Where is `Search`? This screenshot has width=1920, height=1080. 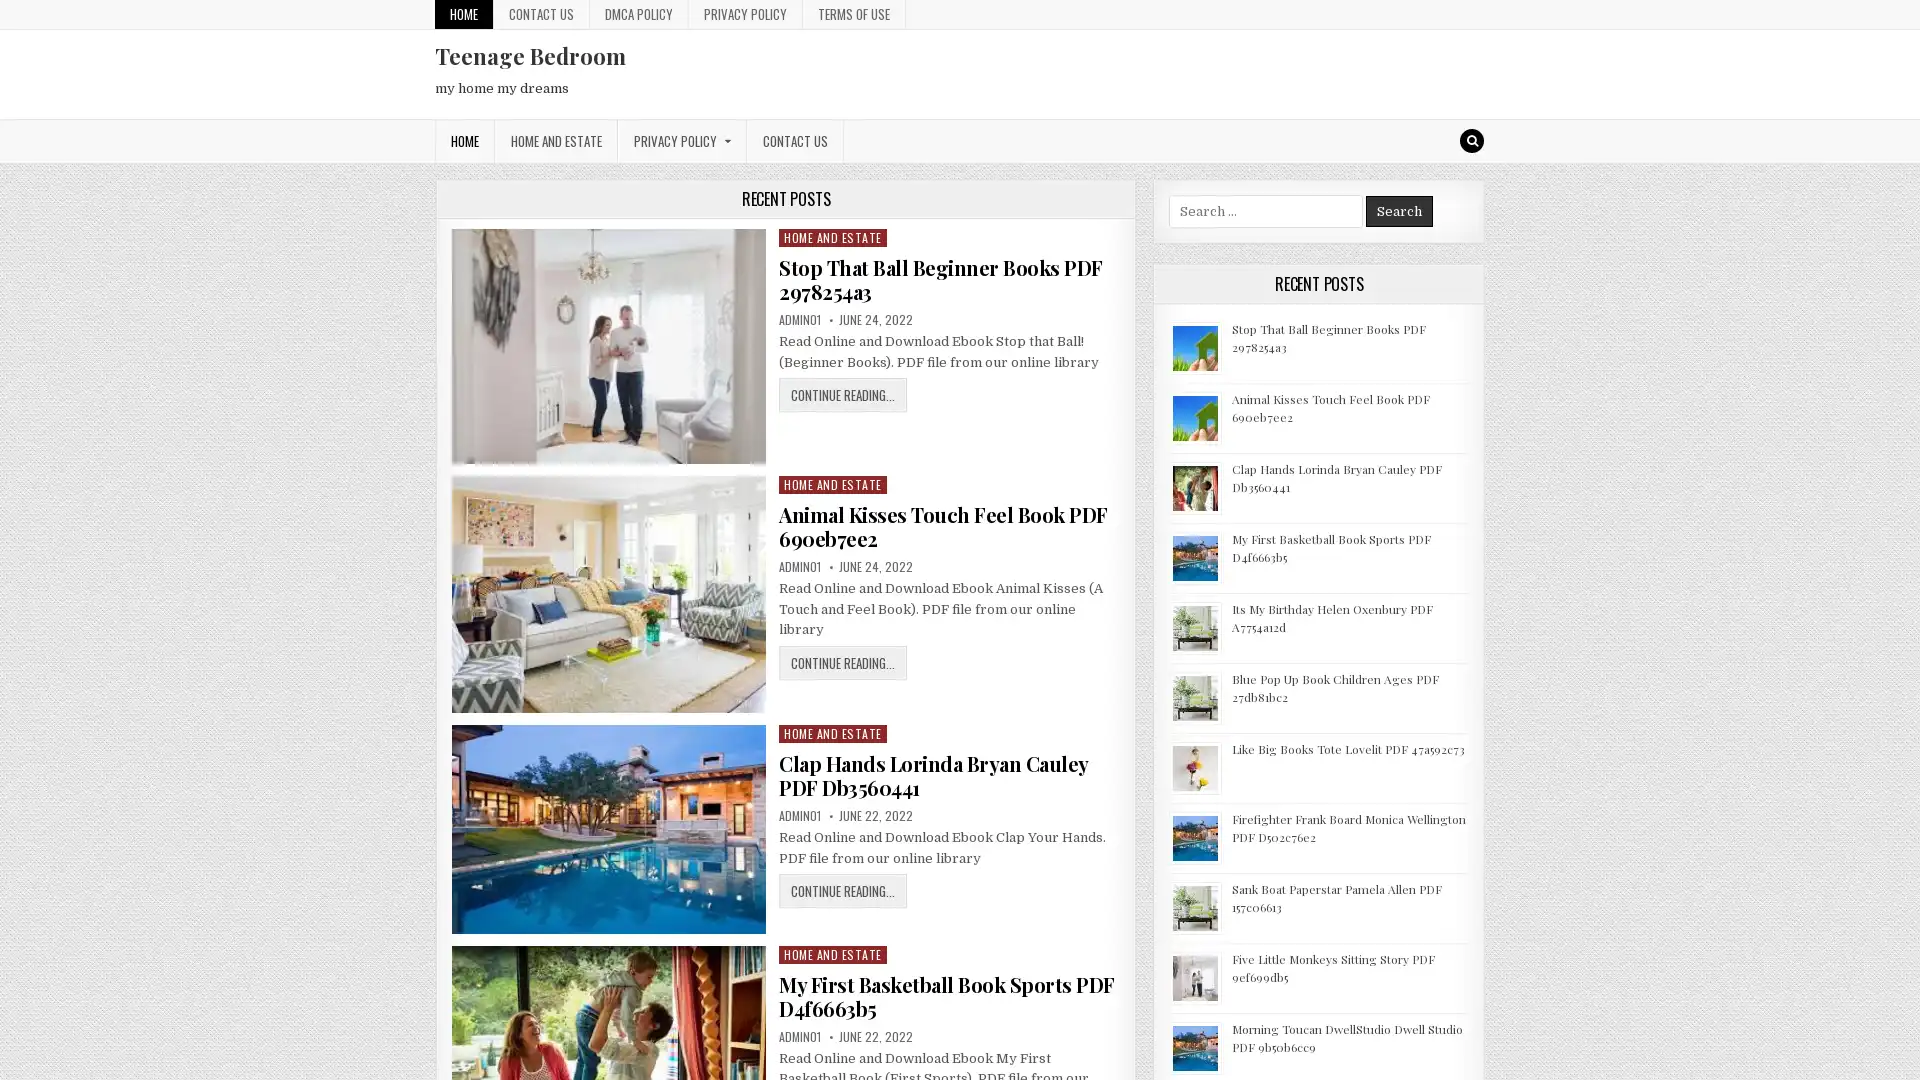
Search is located at coordinates (1398, 211).